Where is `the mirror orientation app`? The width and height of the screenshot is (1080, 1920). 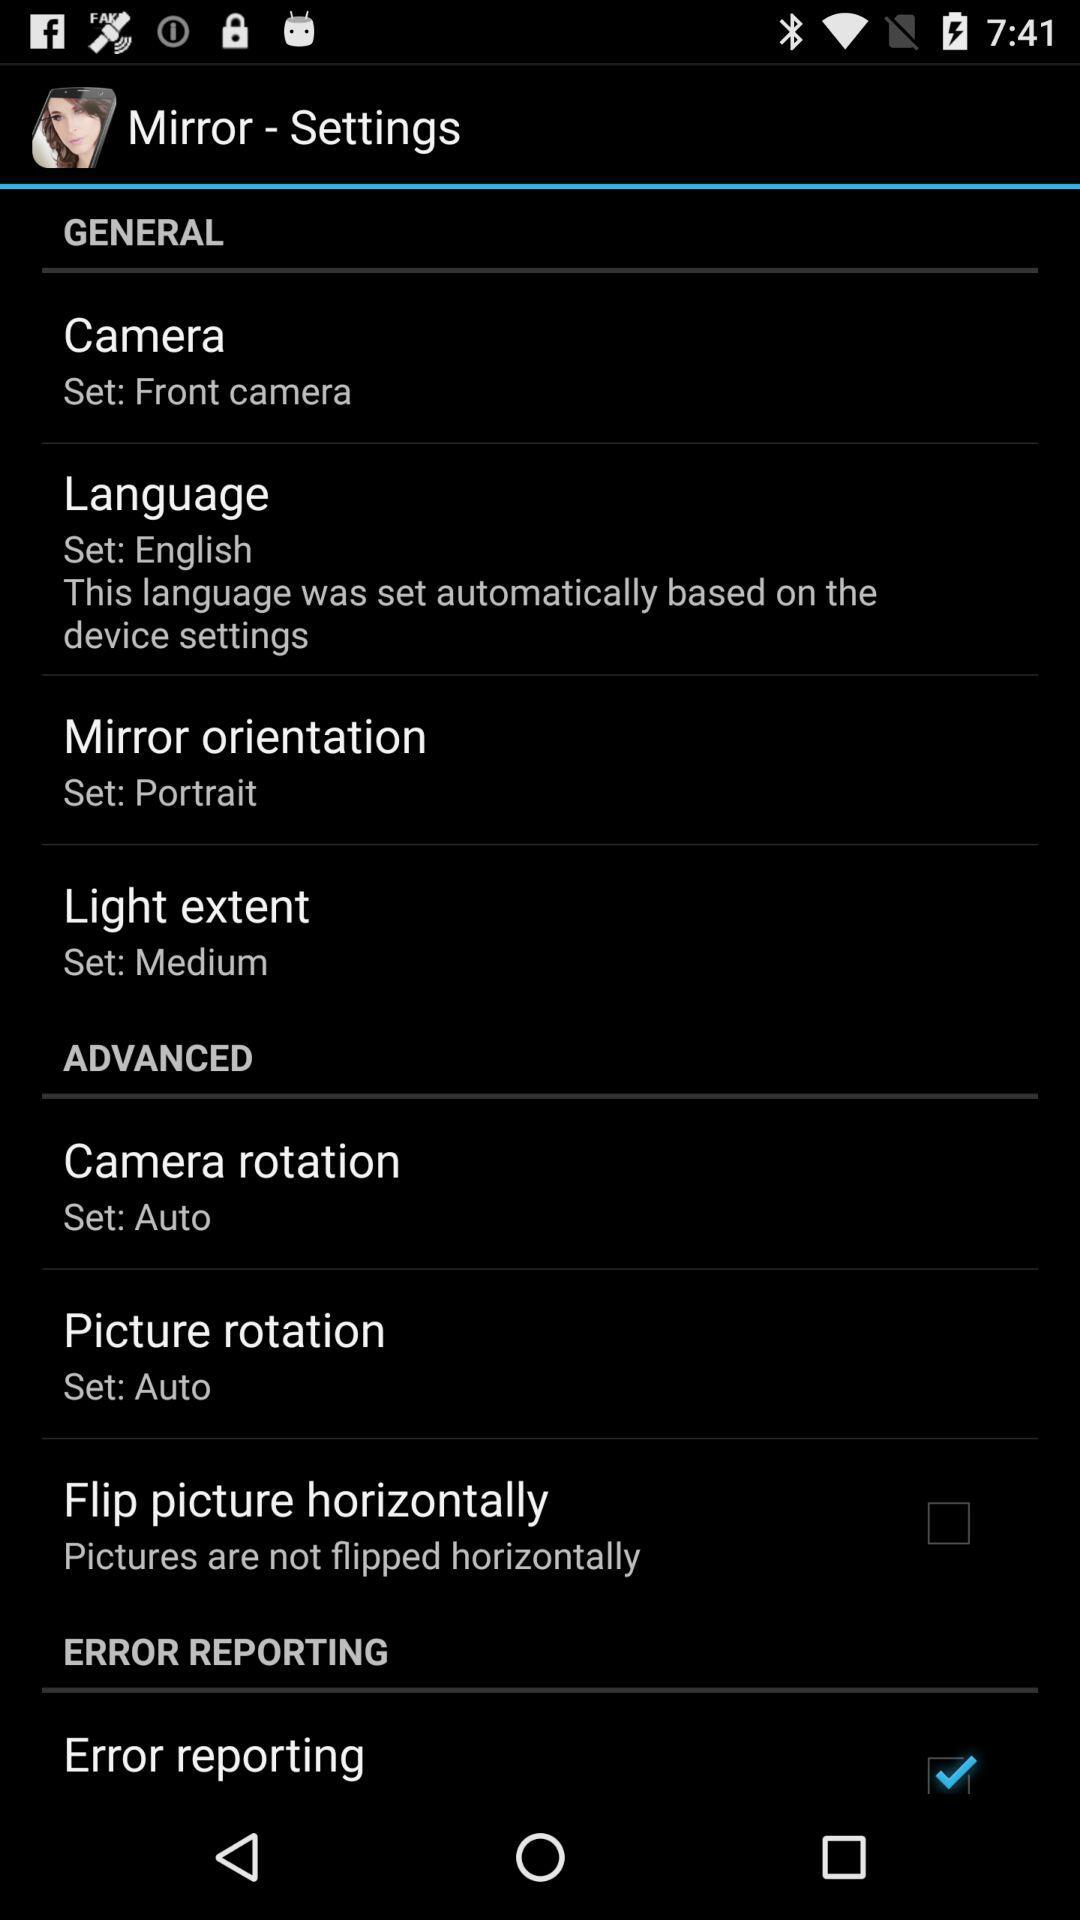
the mirror orientation app is located at coordinates (244, 733).